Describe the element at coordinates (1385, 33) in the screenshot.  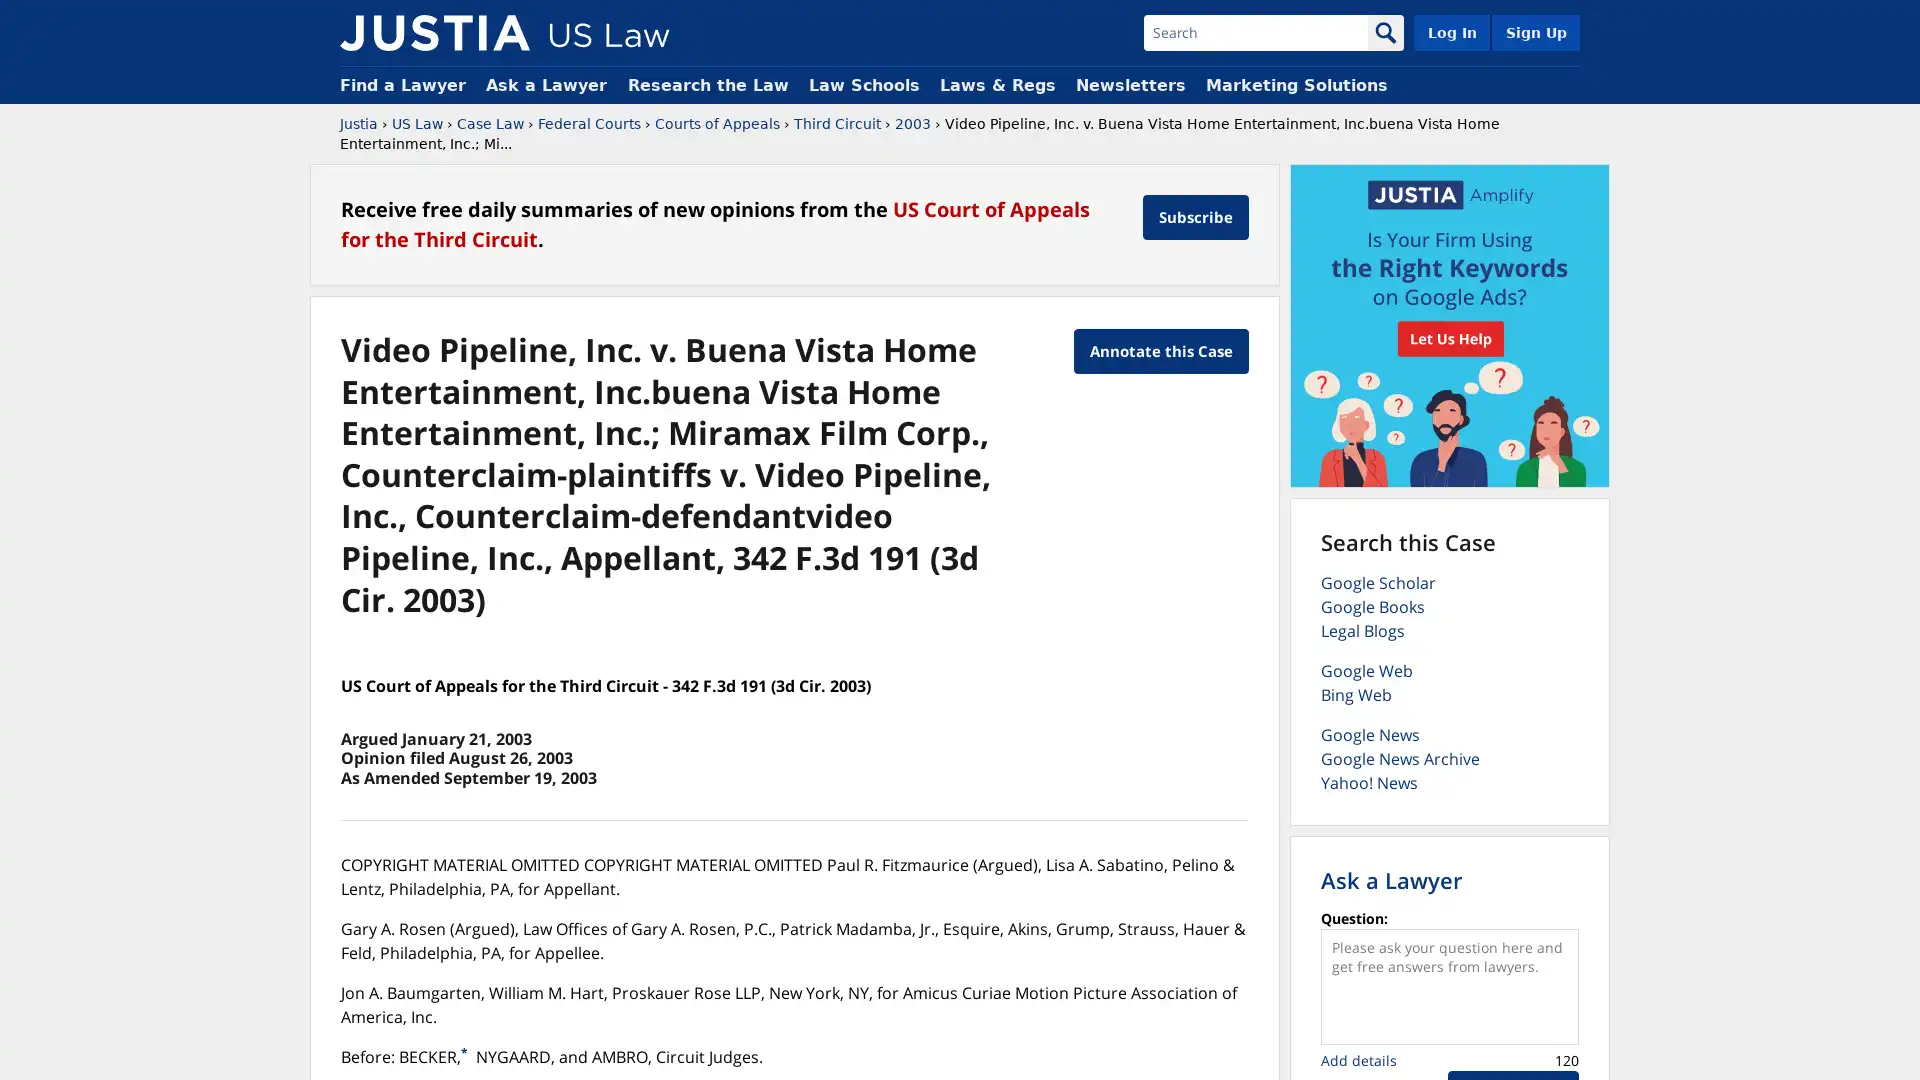
I see `search` at that location.